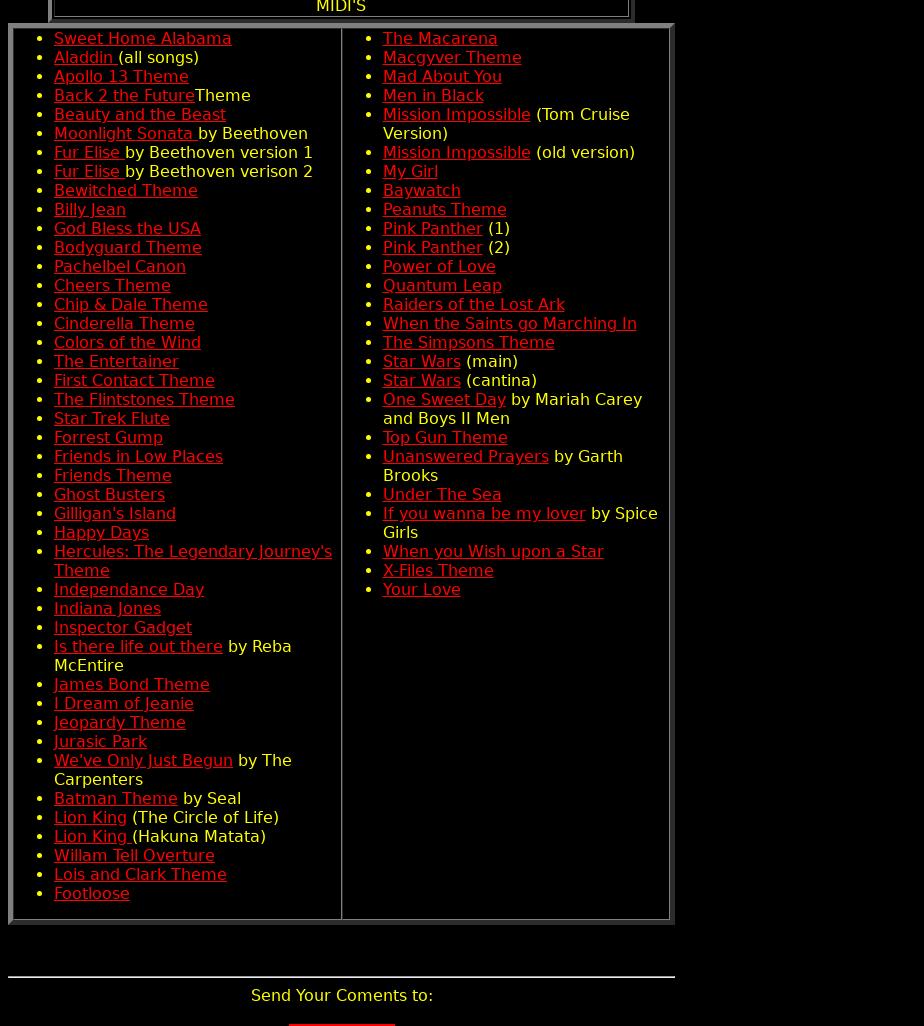 The height and width of the screenshot is (1026, 924). What do you see at coordinates (127, 247) in the screenshot?
I see `'Bodyguard Theme'` at bounding box center [127, 247].